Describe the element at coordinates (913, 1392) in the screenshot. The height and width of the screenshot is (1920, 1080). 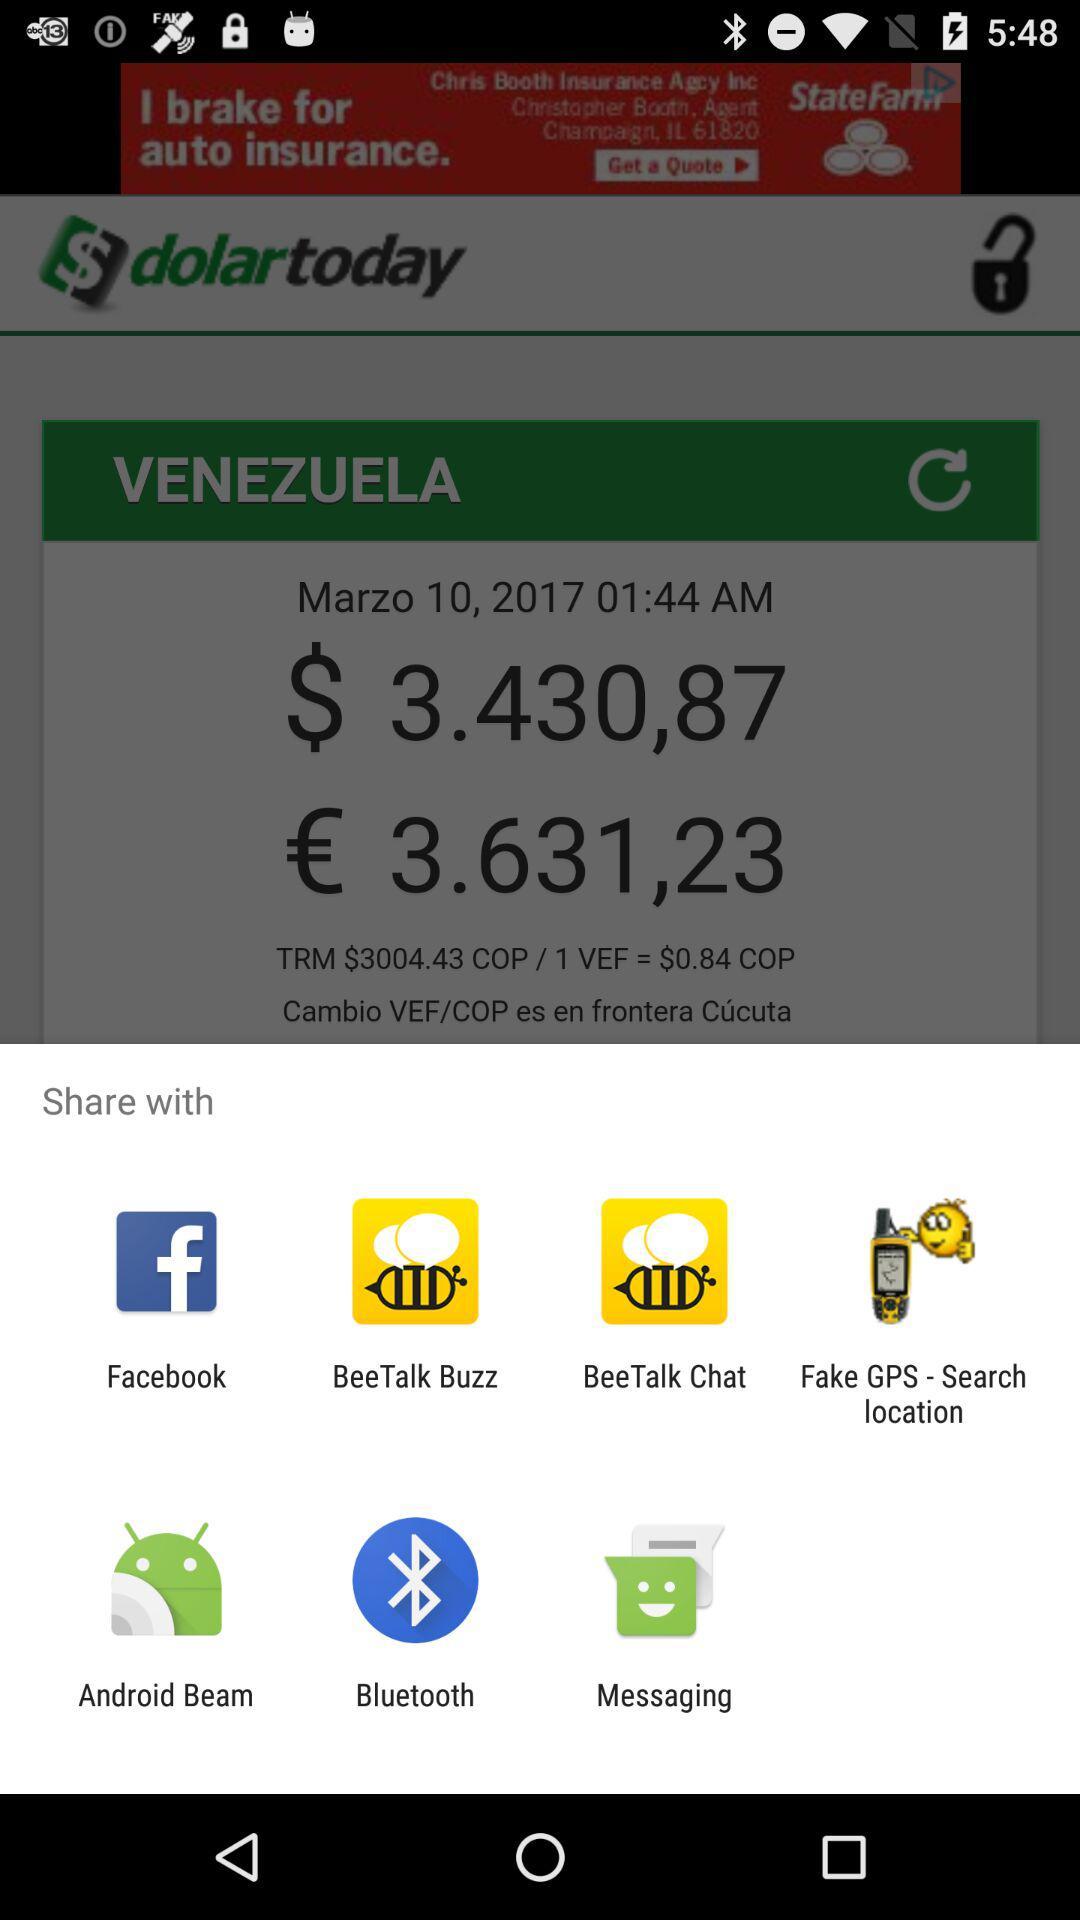
I see `fake gps search icon` at that location.